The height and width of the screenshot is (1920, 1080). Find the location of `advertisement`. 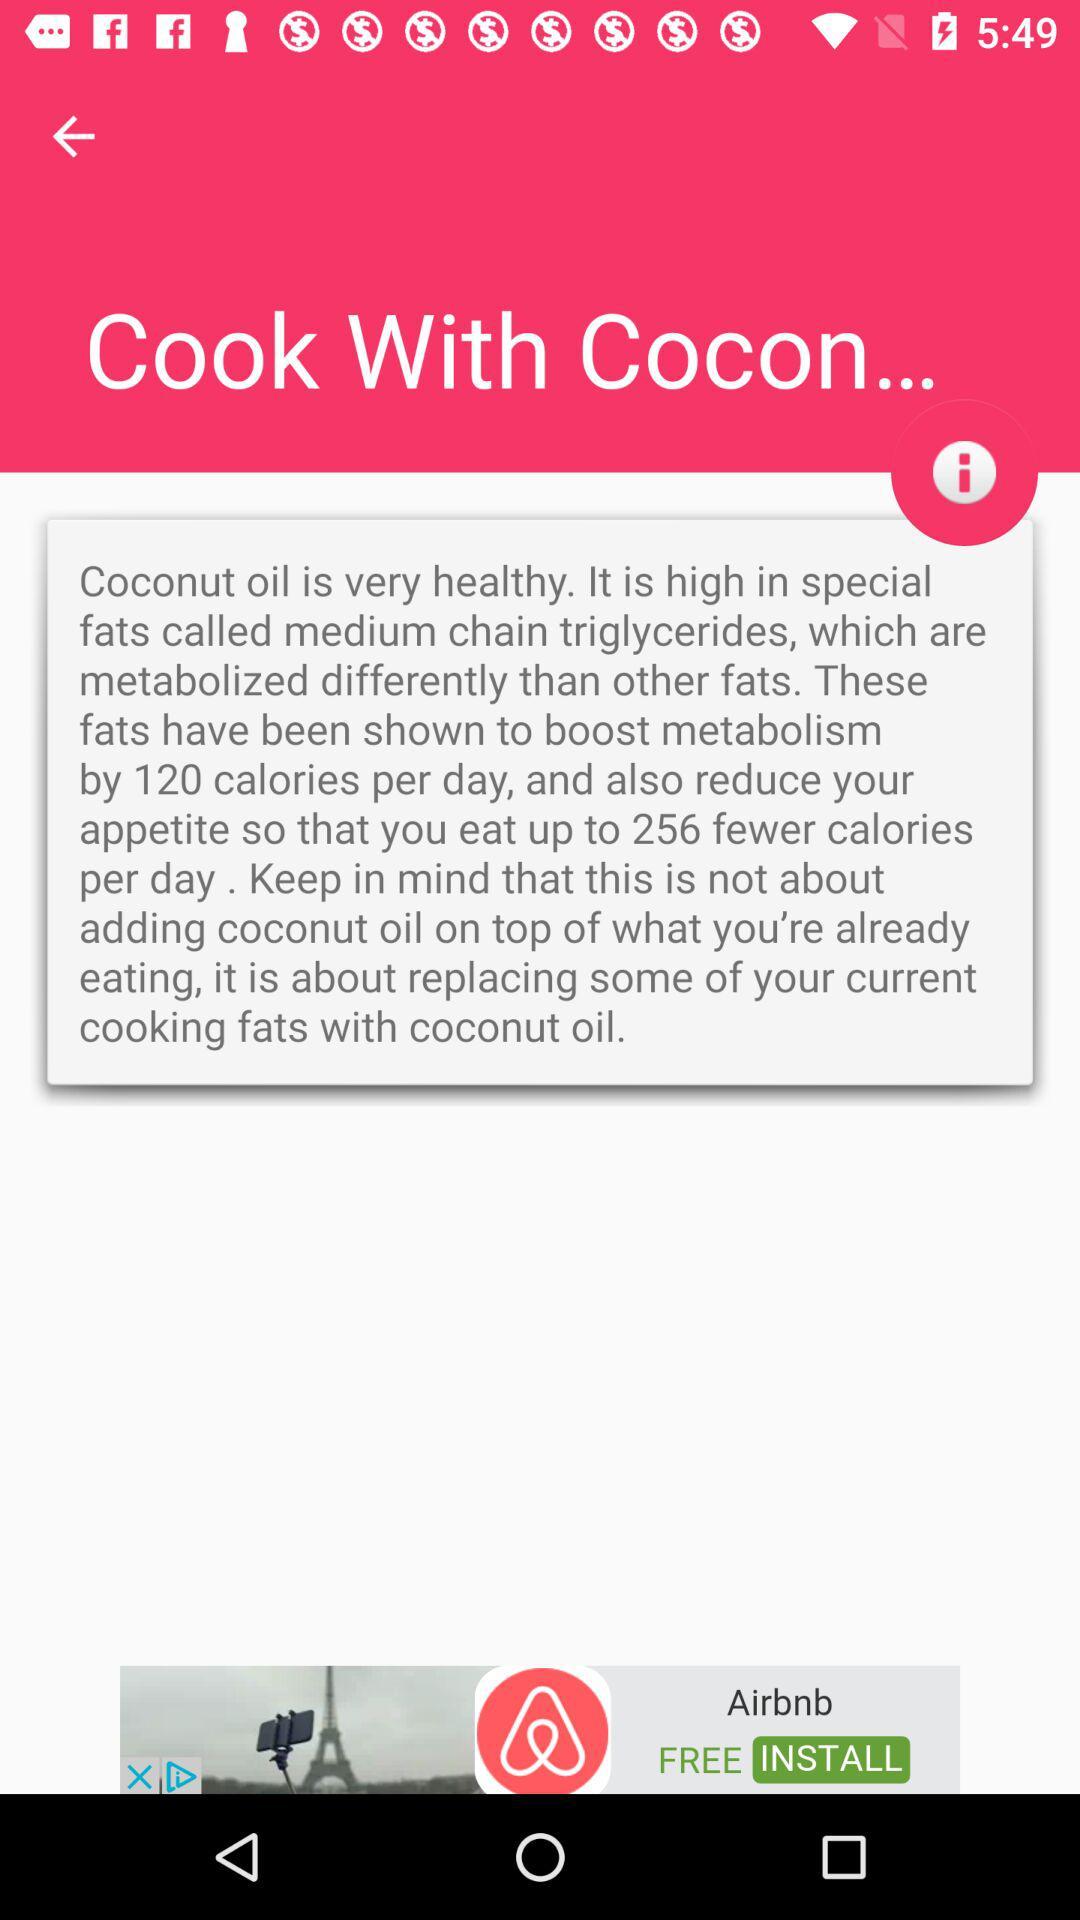

advertisement is located at coordinates (540, 1727).